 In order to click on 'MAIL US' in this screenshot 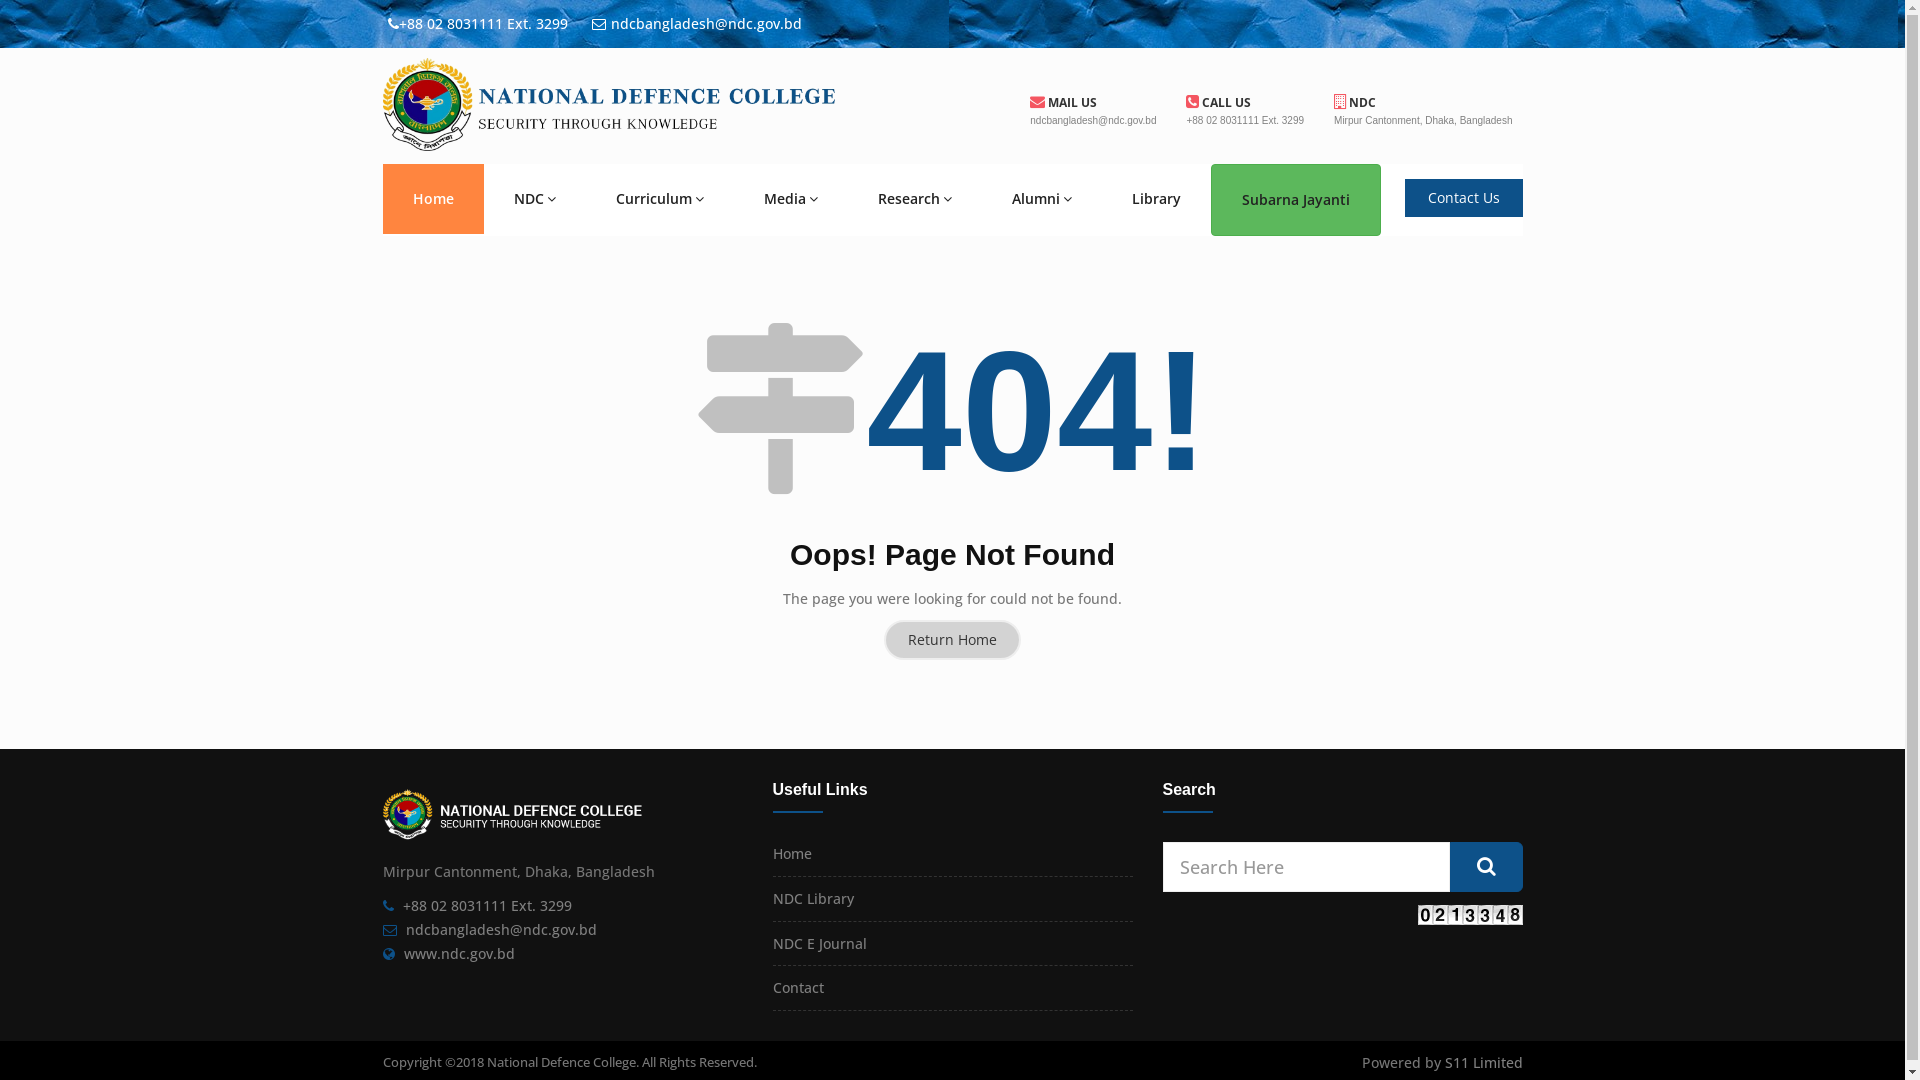, I will do `click(1062, 102)`.